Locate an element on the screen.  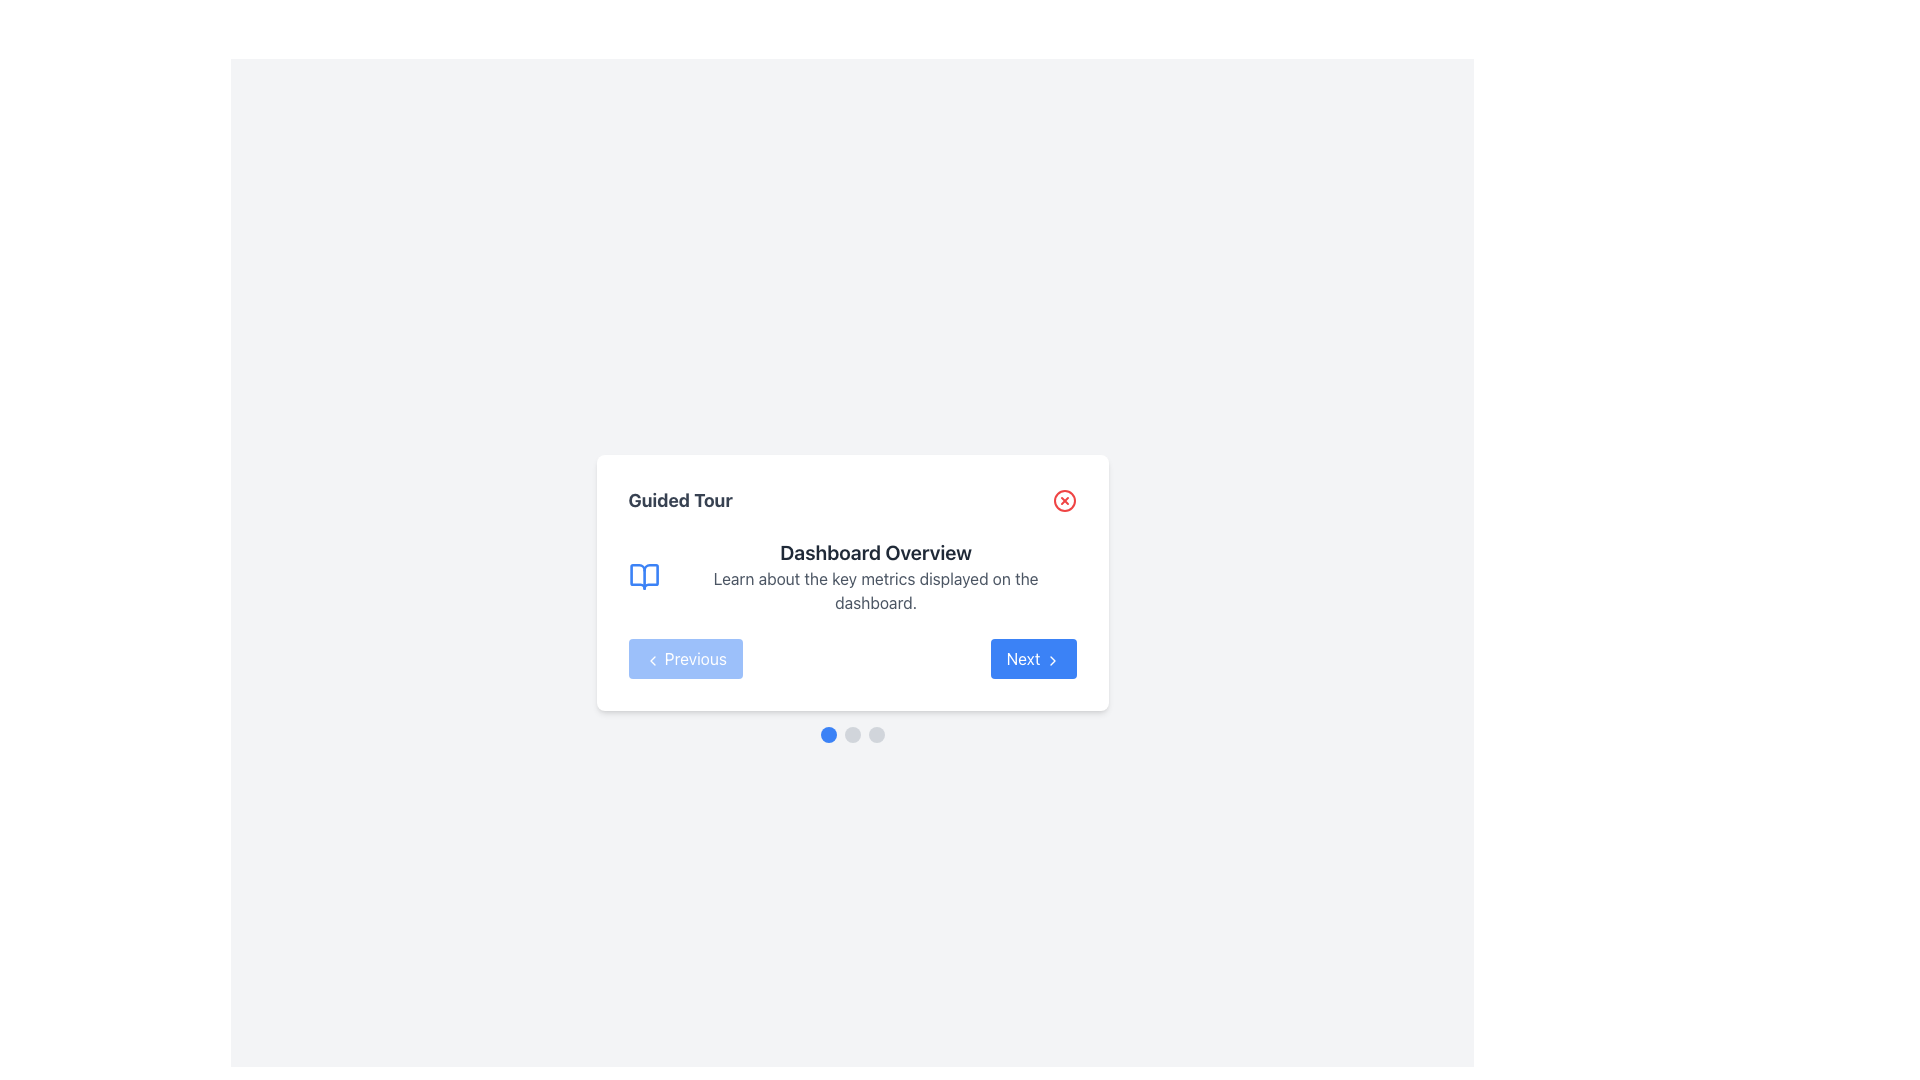
the section containing the blue open book icon and the text 'Dashboard Overview' with the description 'Learn about the key metrics displayed on the dashboard'. This section is located below the heading 'Guided Tour' and above the 'Previous' and 'Next' buttons is located at coordinates (852, 577).